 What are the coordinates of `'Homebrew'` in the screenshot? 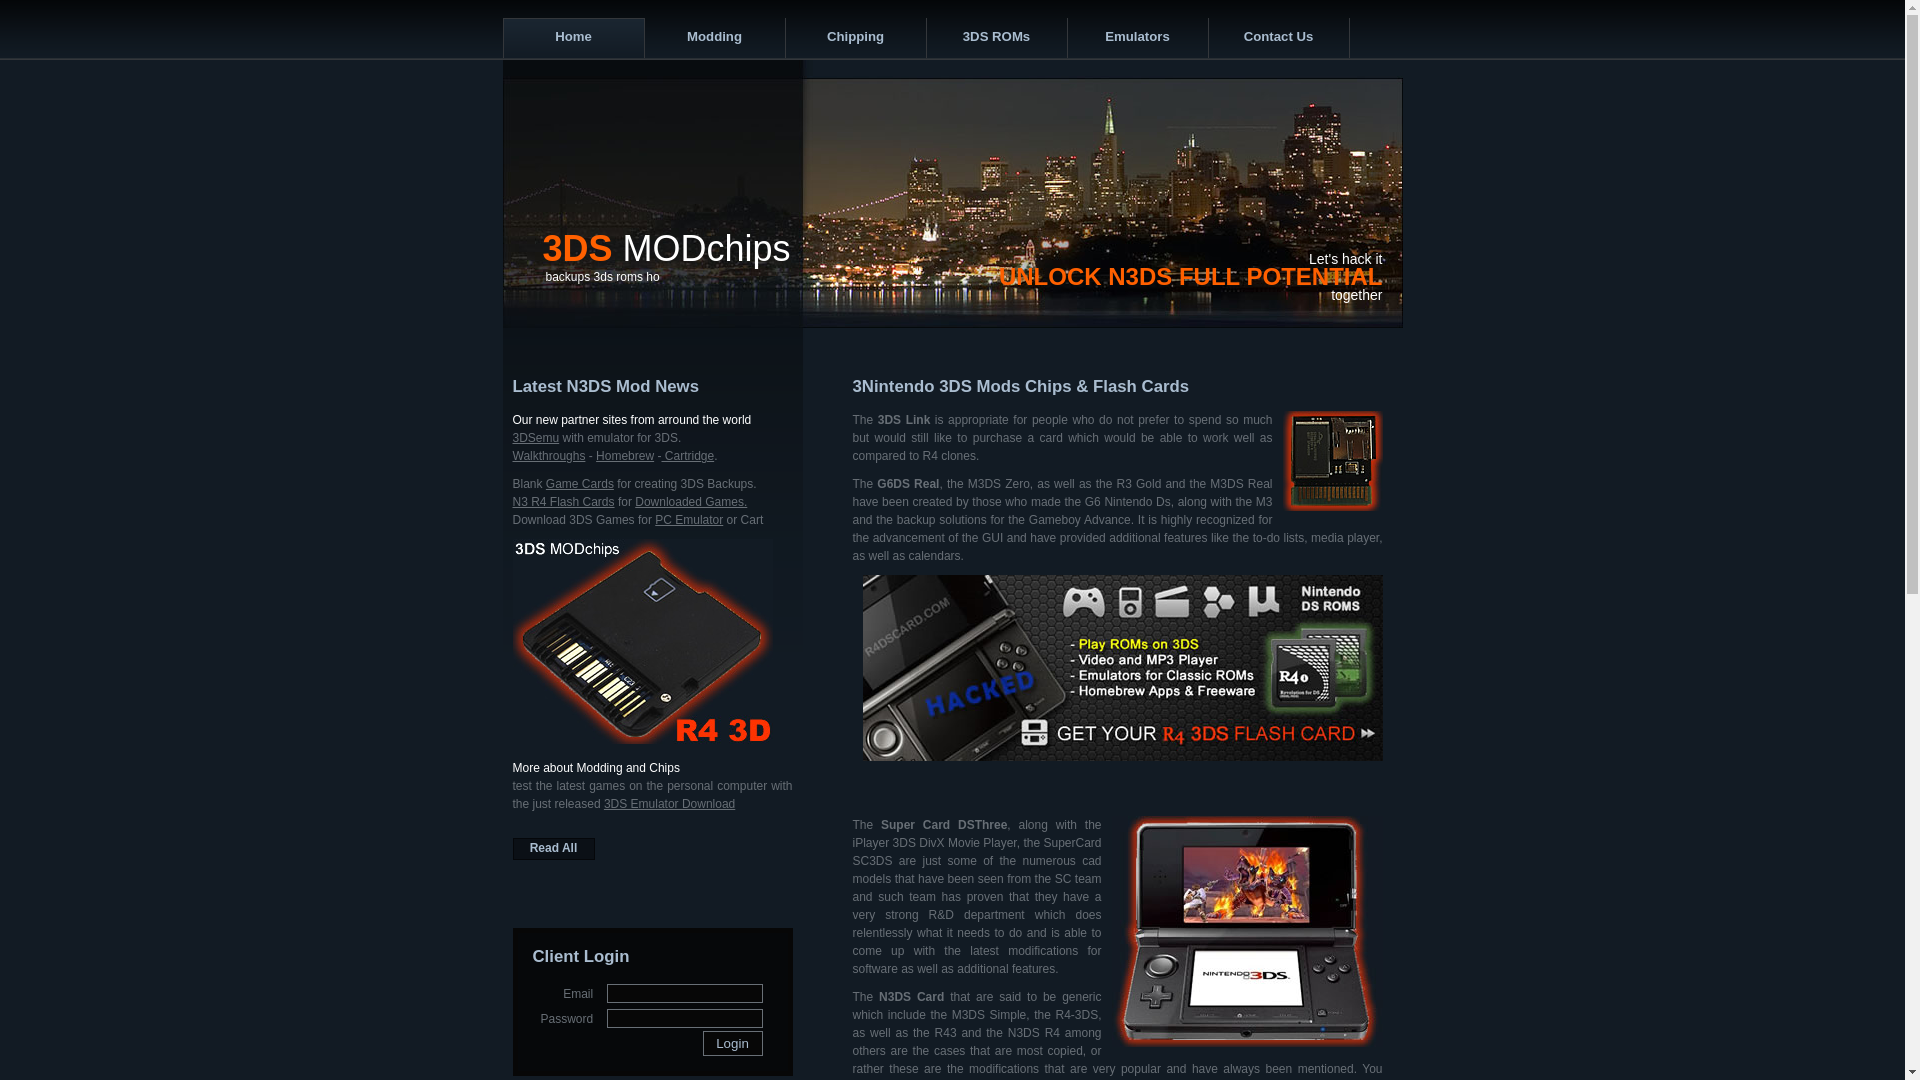 It's located at (623, 455).